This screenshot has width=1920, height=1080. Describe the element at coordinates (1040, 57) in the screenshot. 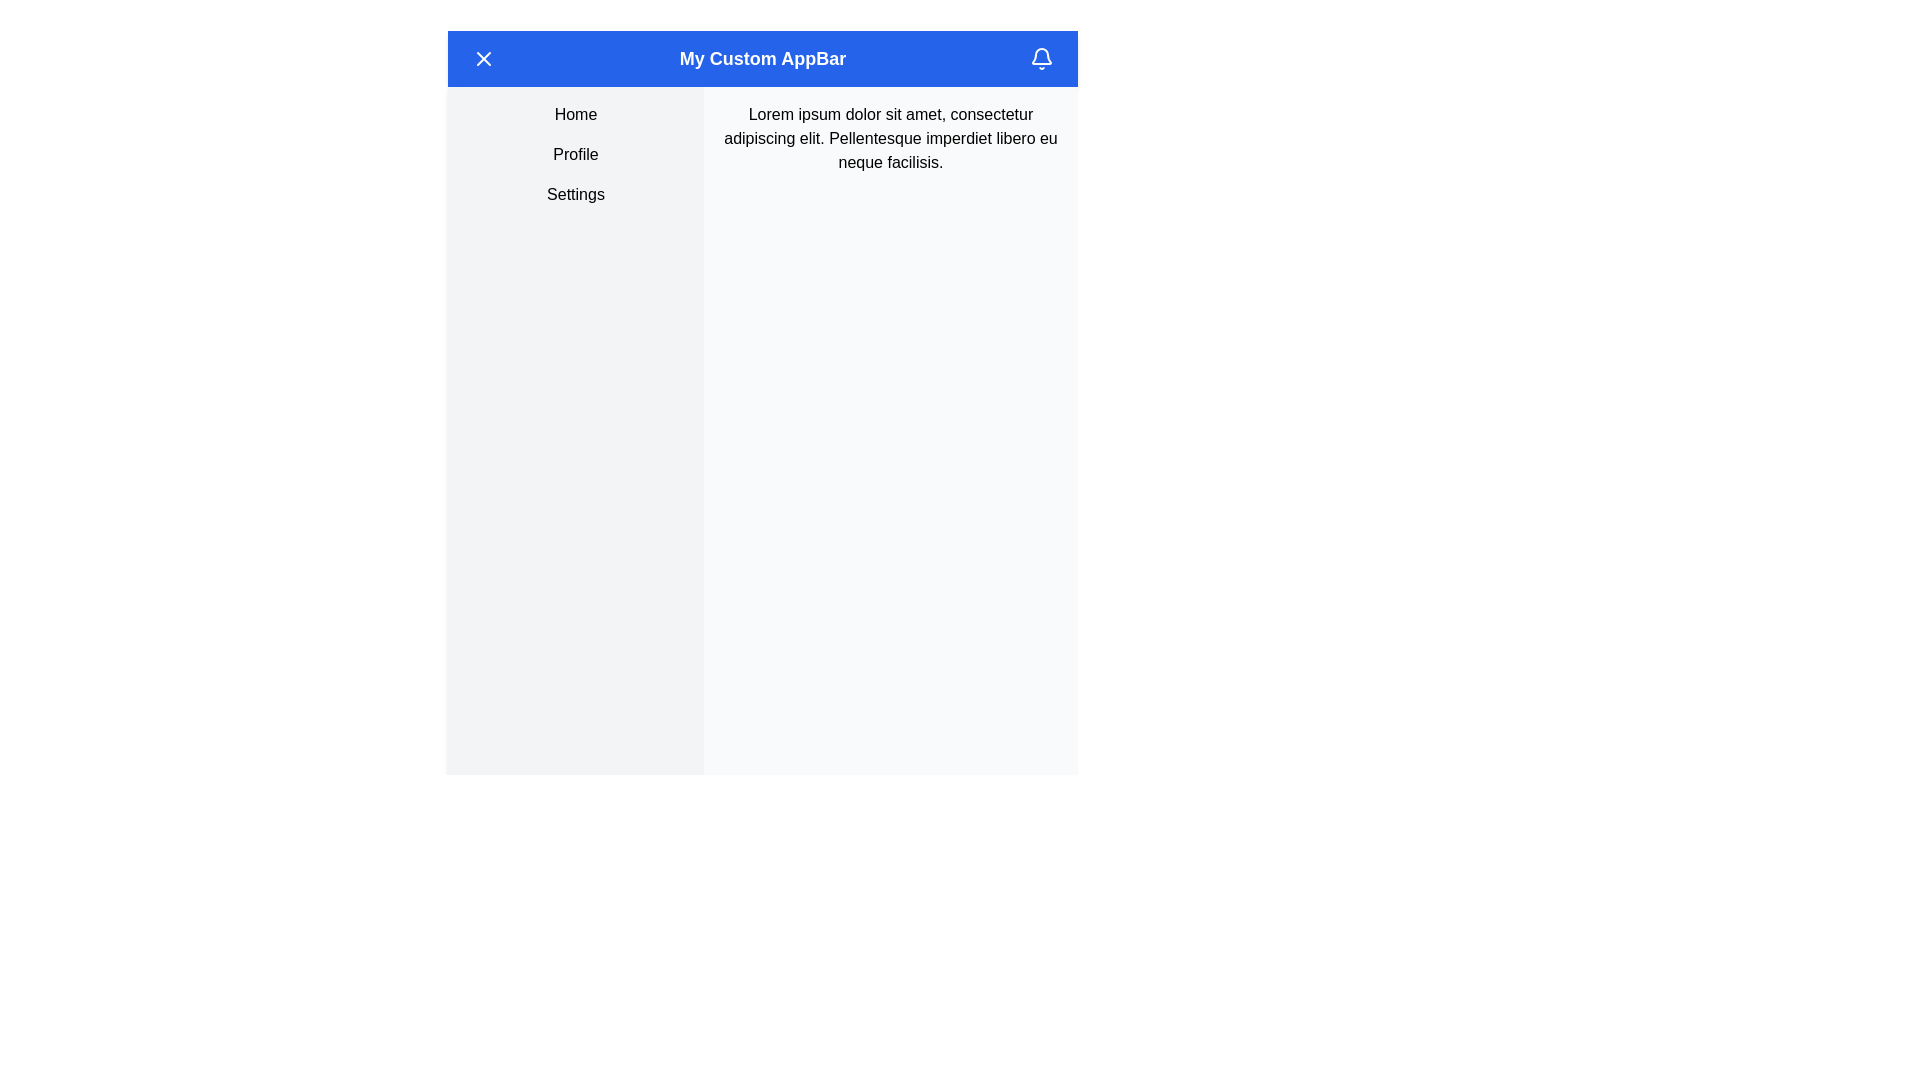

I see `the bell icon button in the upper right corner of the application bar` at that location.